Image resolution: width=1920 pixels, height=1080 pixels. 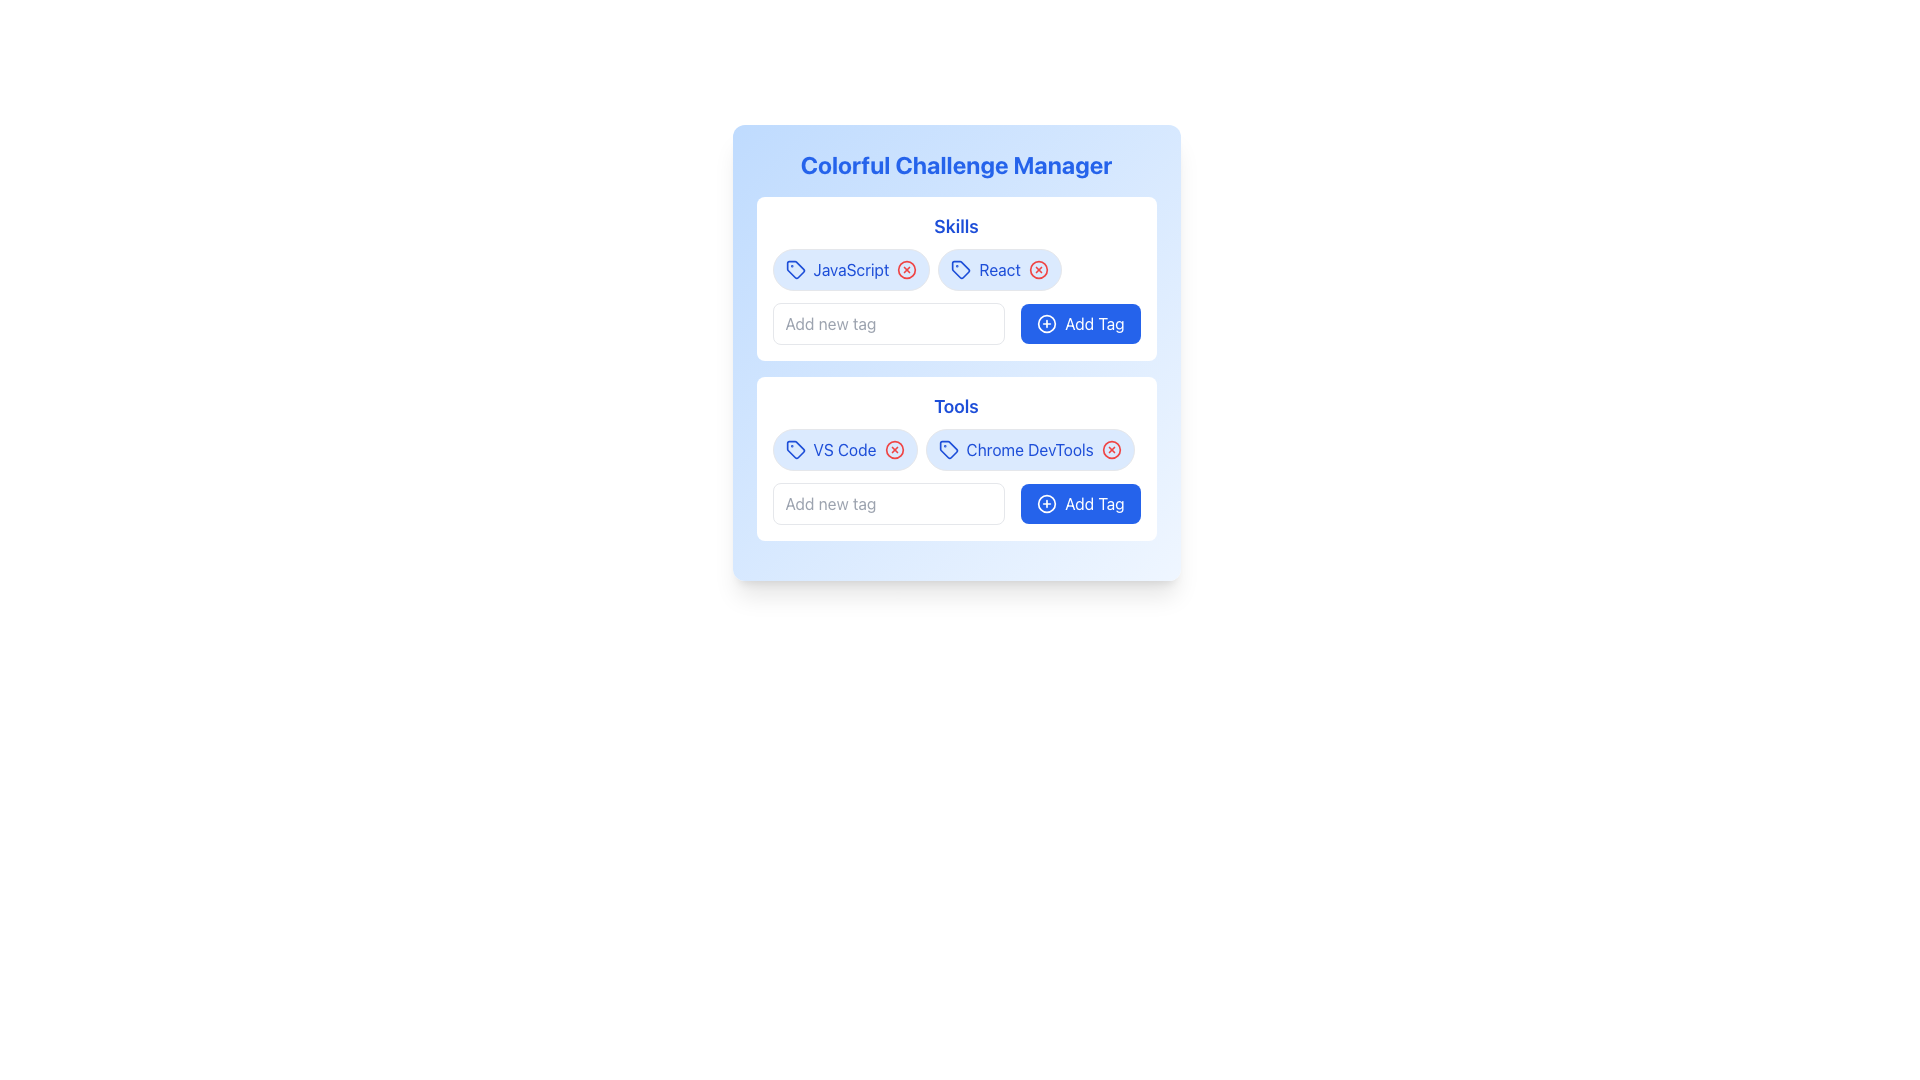 What do you see at coordinates (961, 270) in the screenshot?
I see `the React icon, which is positioned within the button labeled 'React', the second tag from the left in the 'Skills' section, located to the right of the 'JavaScript' tag` at bounding box center [961, 270].